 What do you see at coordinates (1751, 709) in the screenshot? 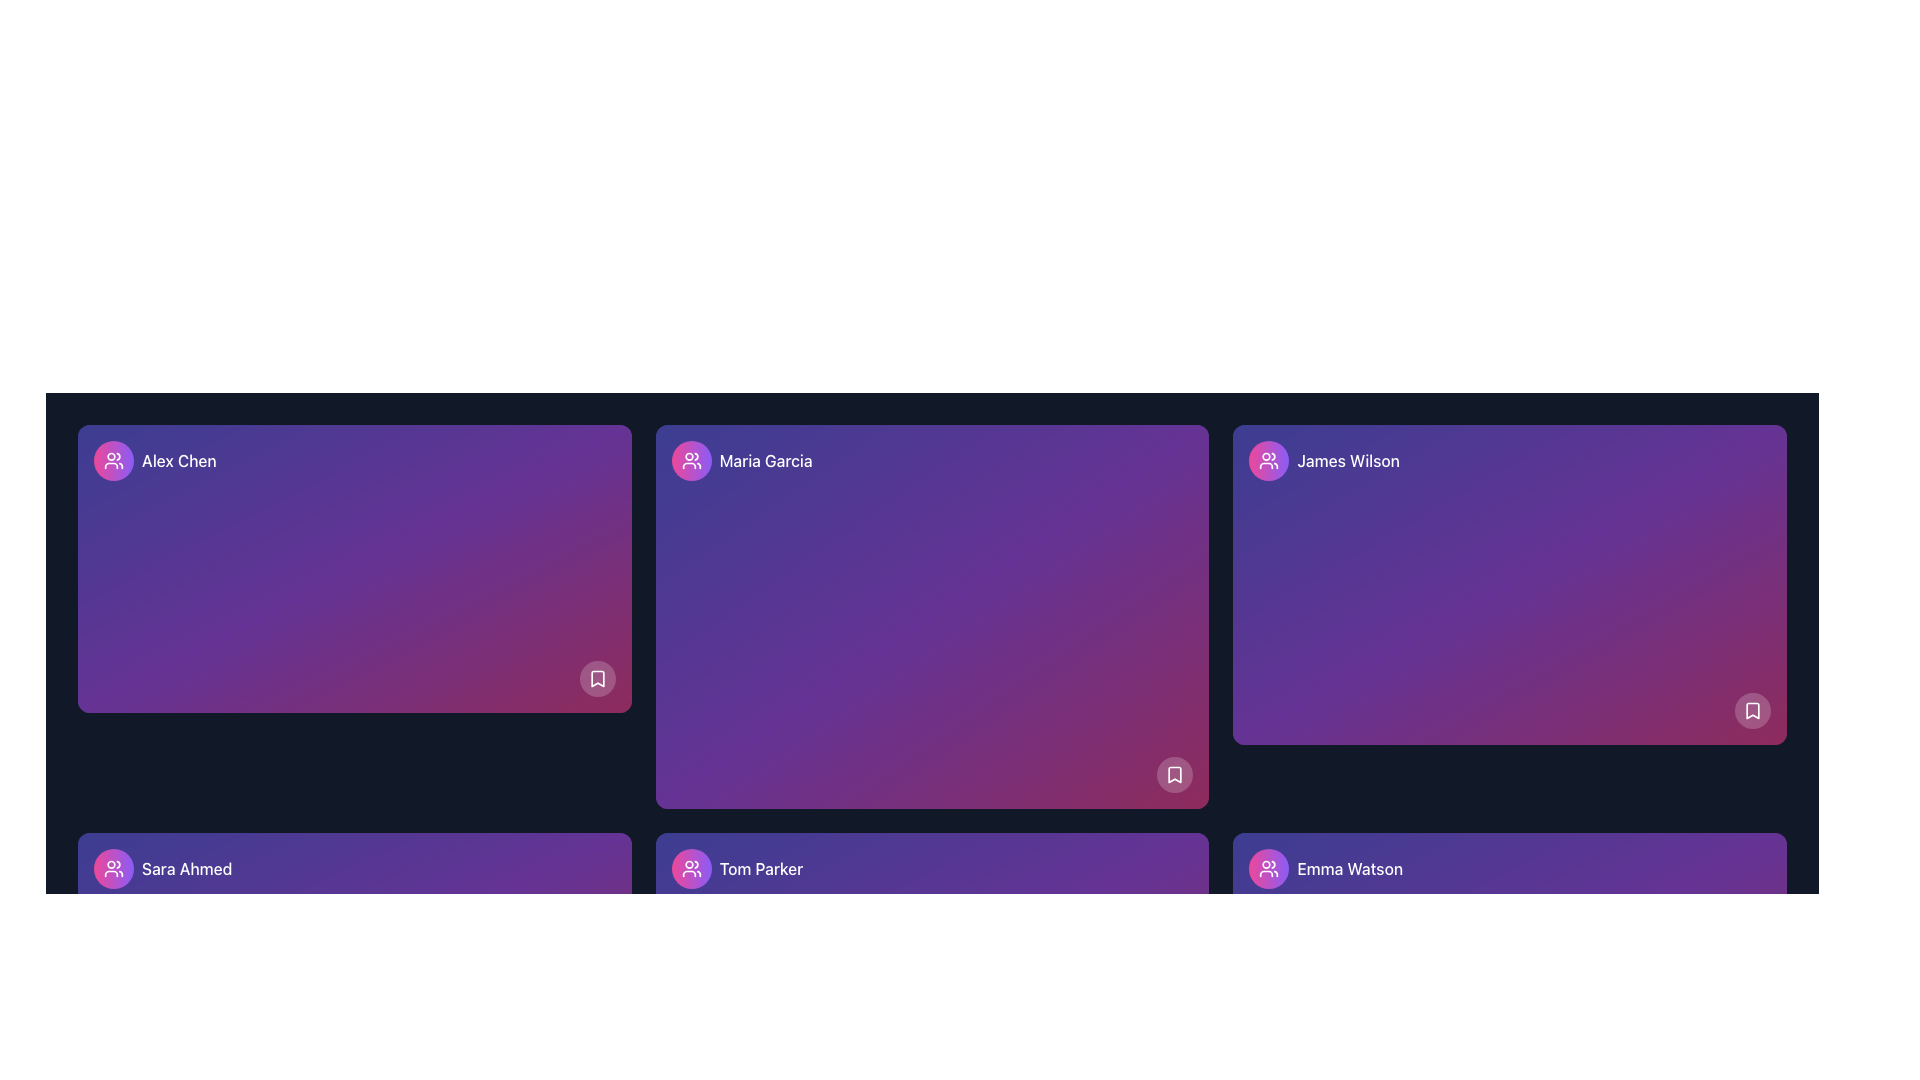
I see `the minimalist bookmark icon located at the bottom-right corner of the card in the second row and third column of the grid layout` at bounding box center [1751, 709].